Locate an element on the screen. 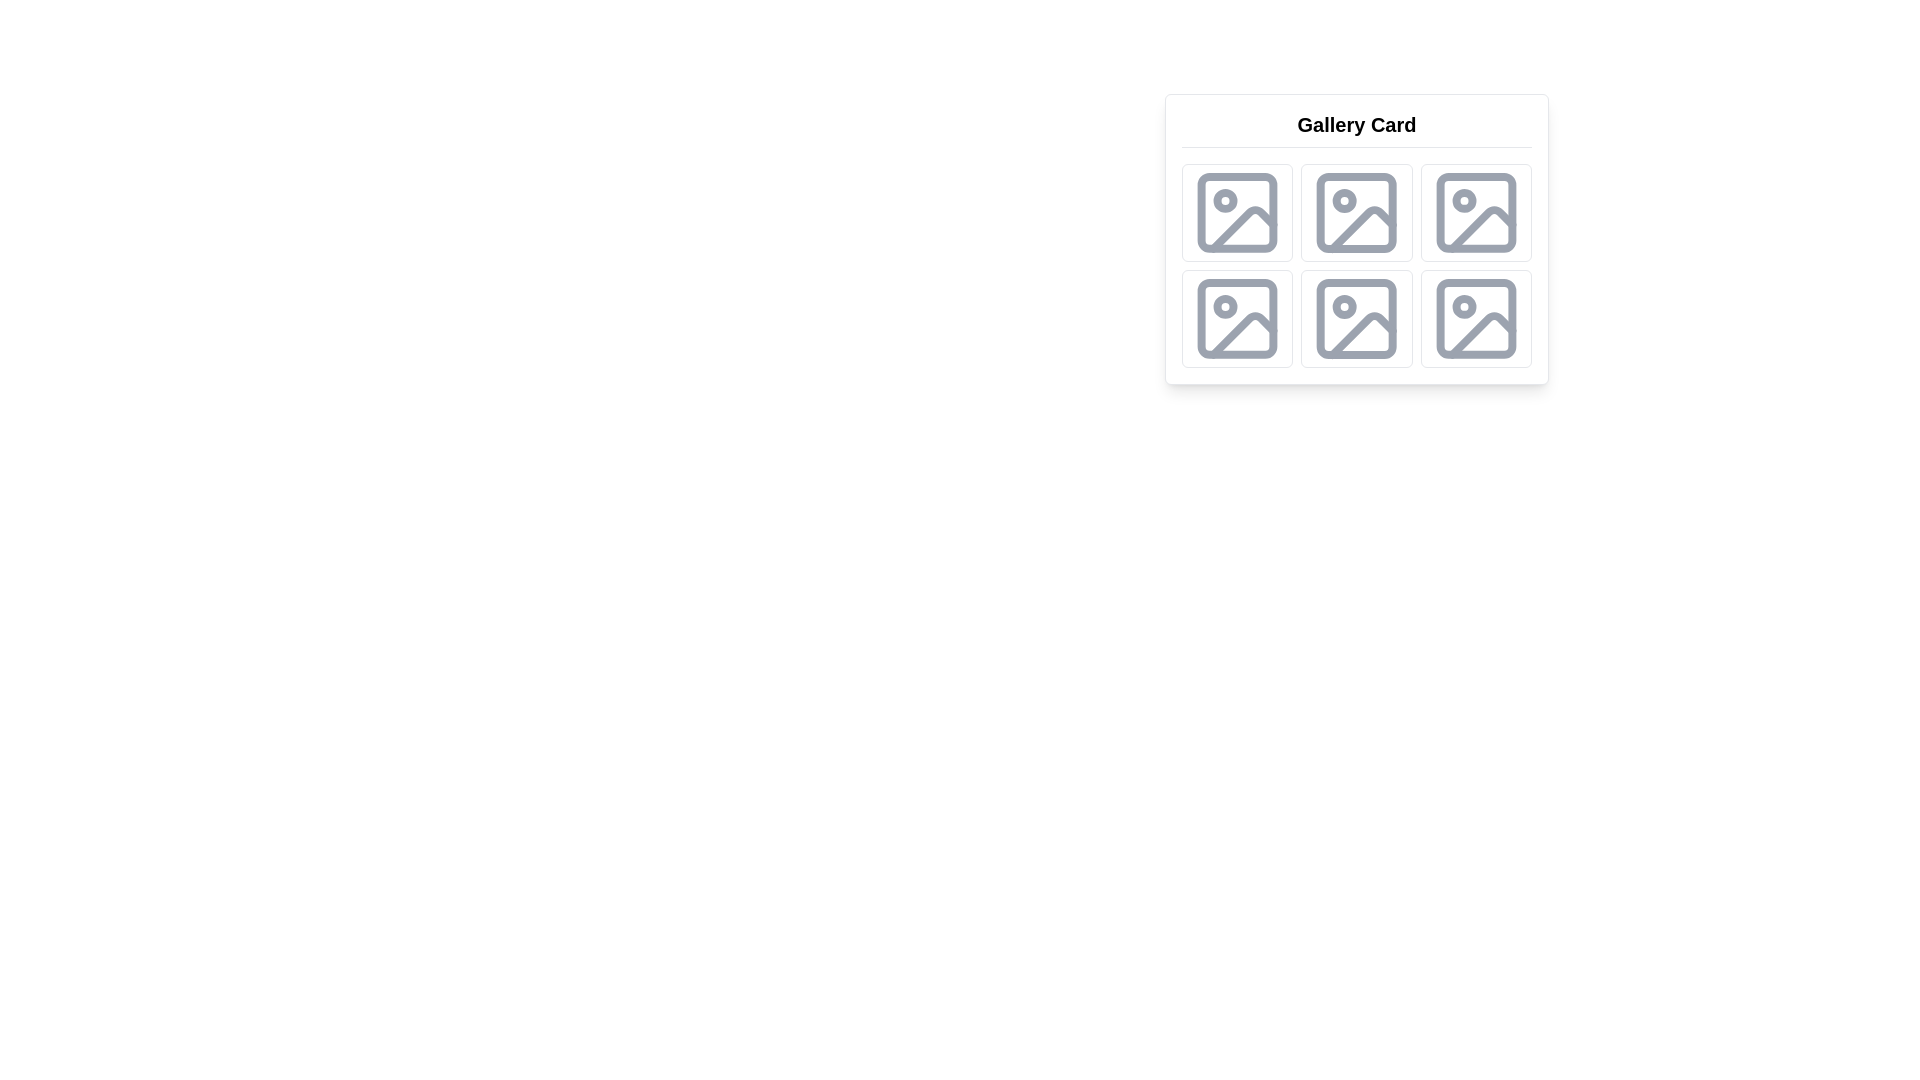  the decorative vector graphic in the third slot of the second row in the 3x3 gallery grid is located at coordinates (1242, 334).